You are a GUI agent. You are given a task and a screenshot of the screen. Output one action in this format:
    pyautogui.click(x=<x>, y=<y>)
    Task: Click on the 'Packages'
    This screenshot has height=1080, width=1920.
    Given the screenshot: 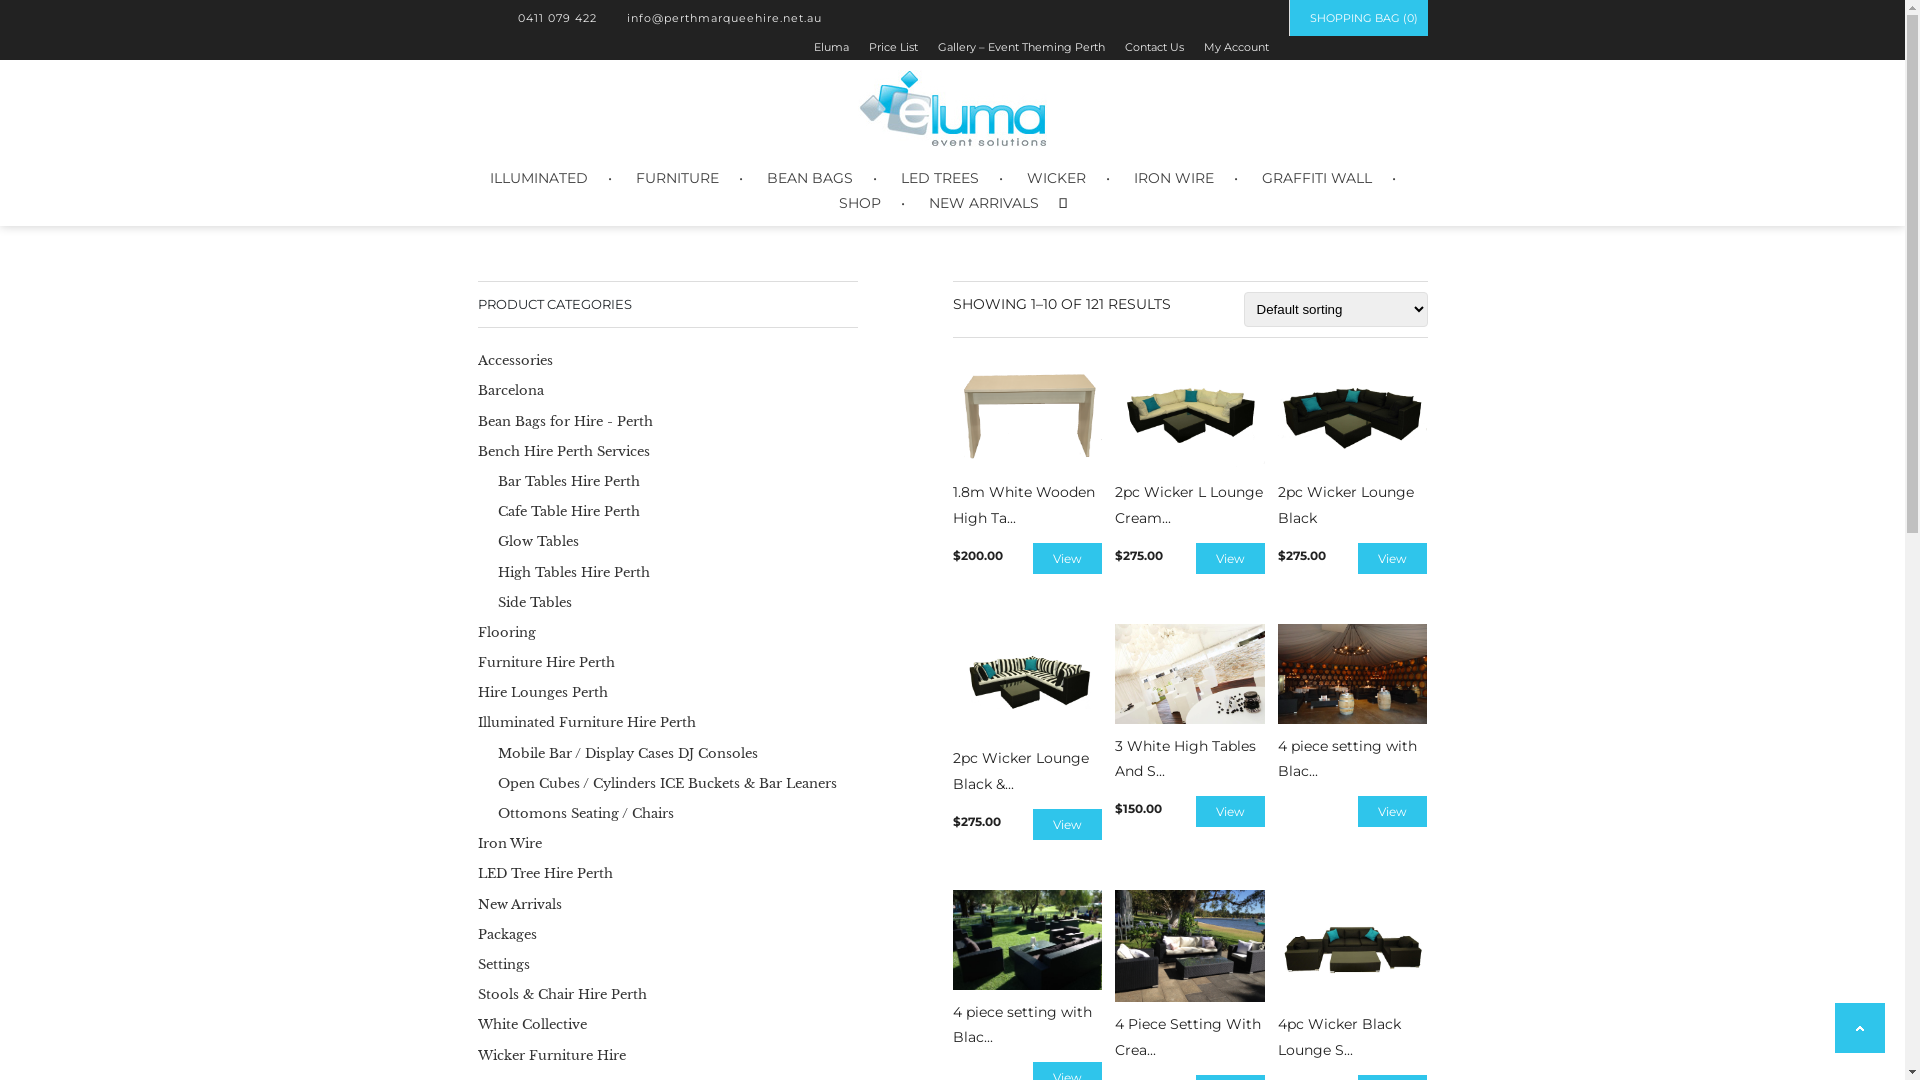 What is the action you would take?
    pyautogui.click(x=507, y=934)
    